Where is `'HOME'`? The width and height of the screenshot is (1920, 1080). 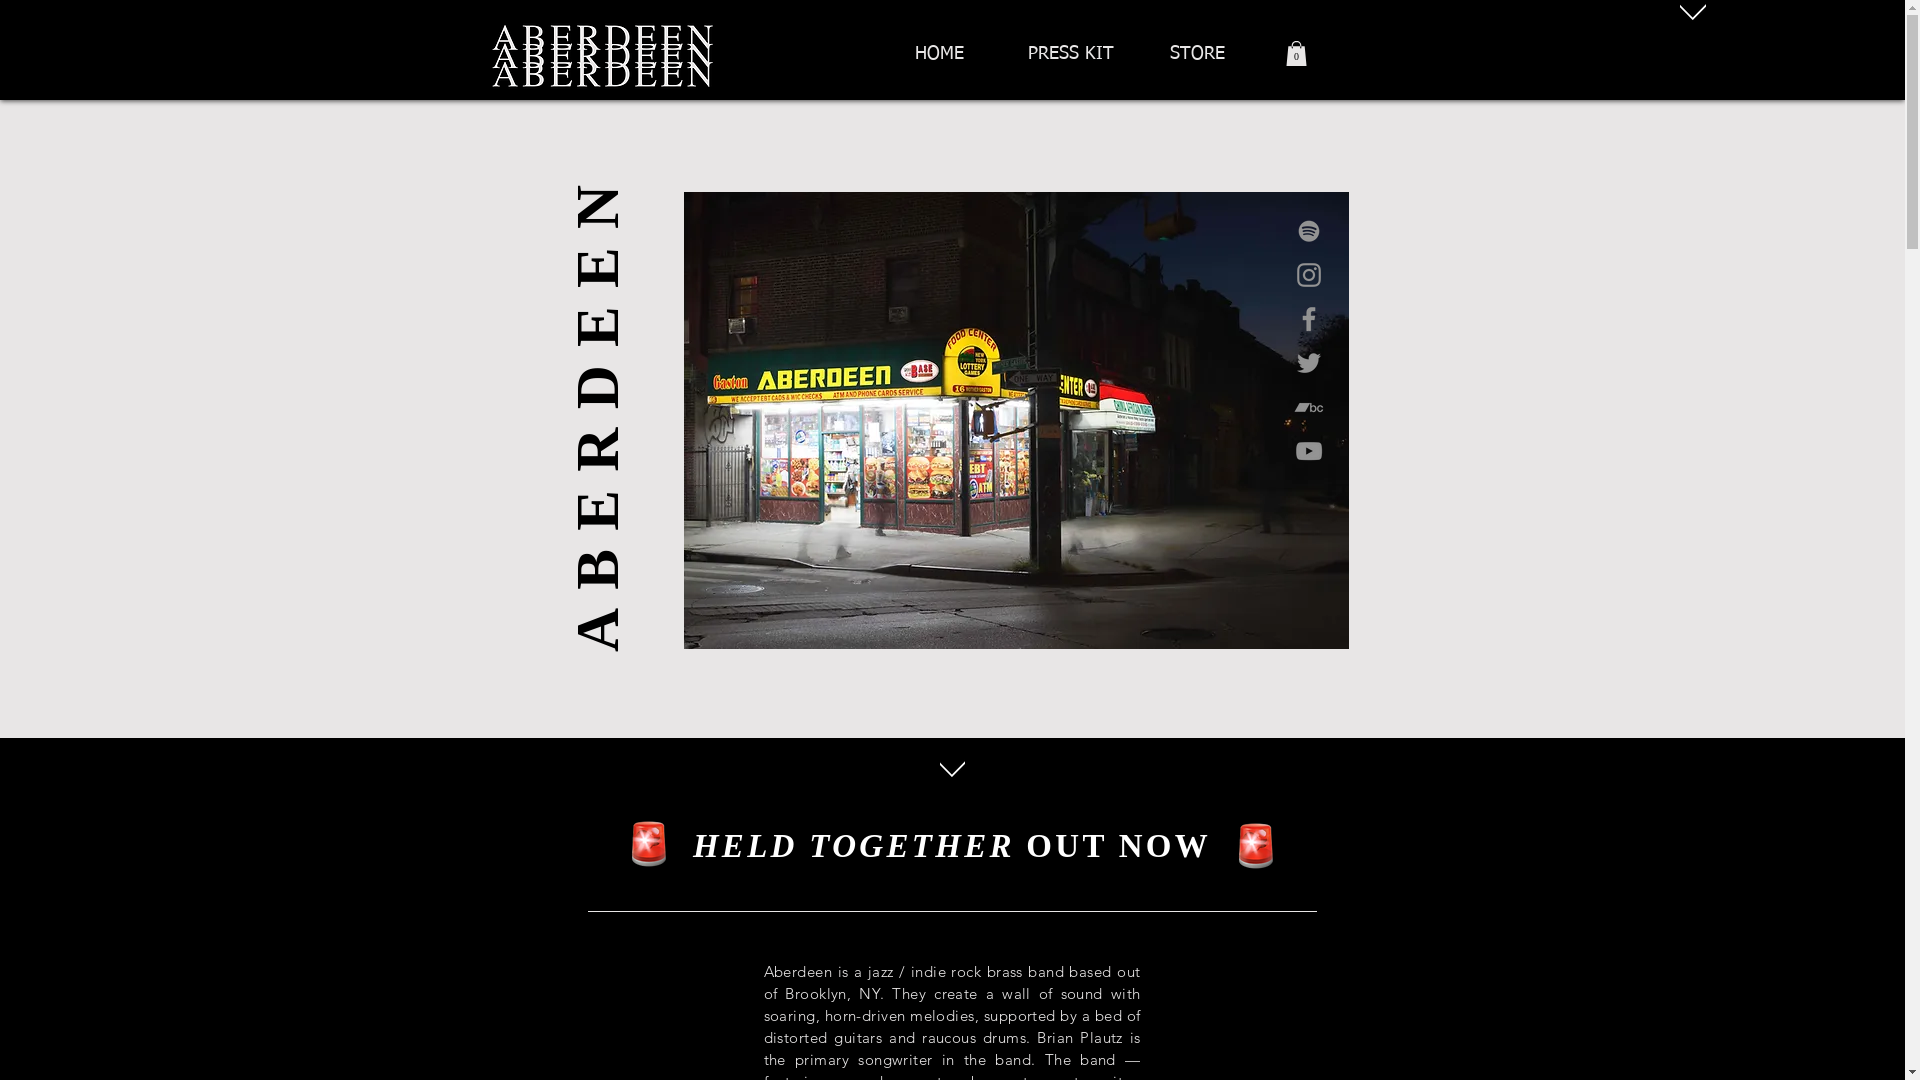 'HOME' is located at coordinates (1080, 43).